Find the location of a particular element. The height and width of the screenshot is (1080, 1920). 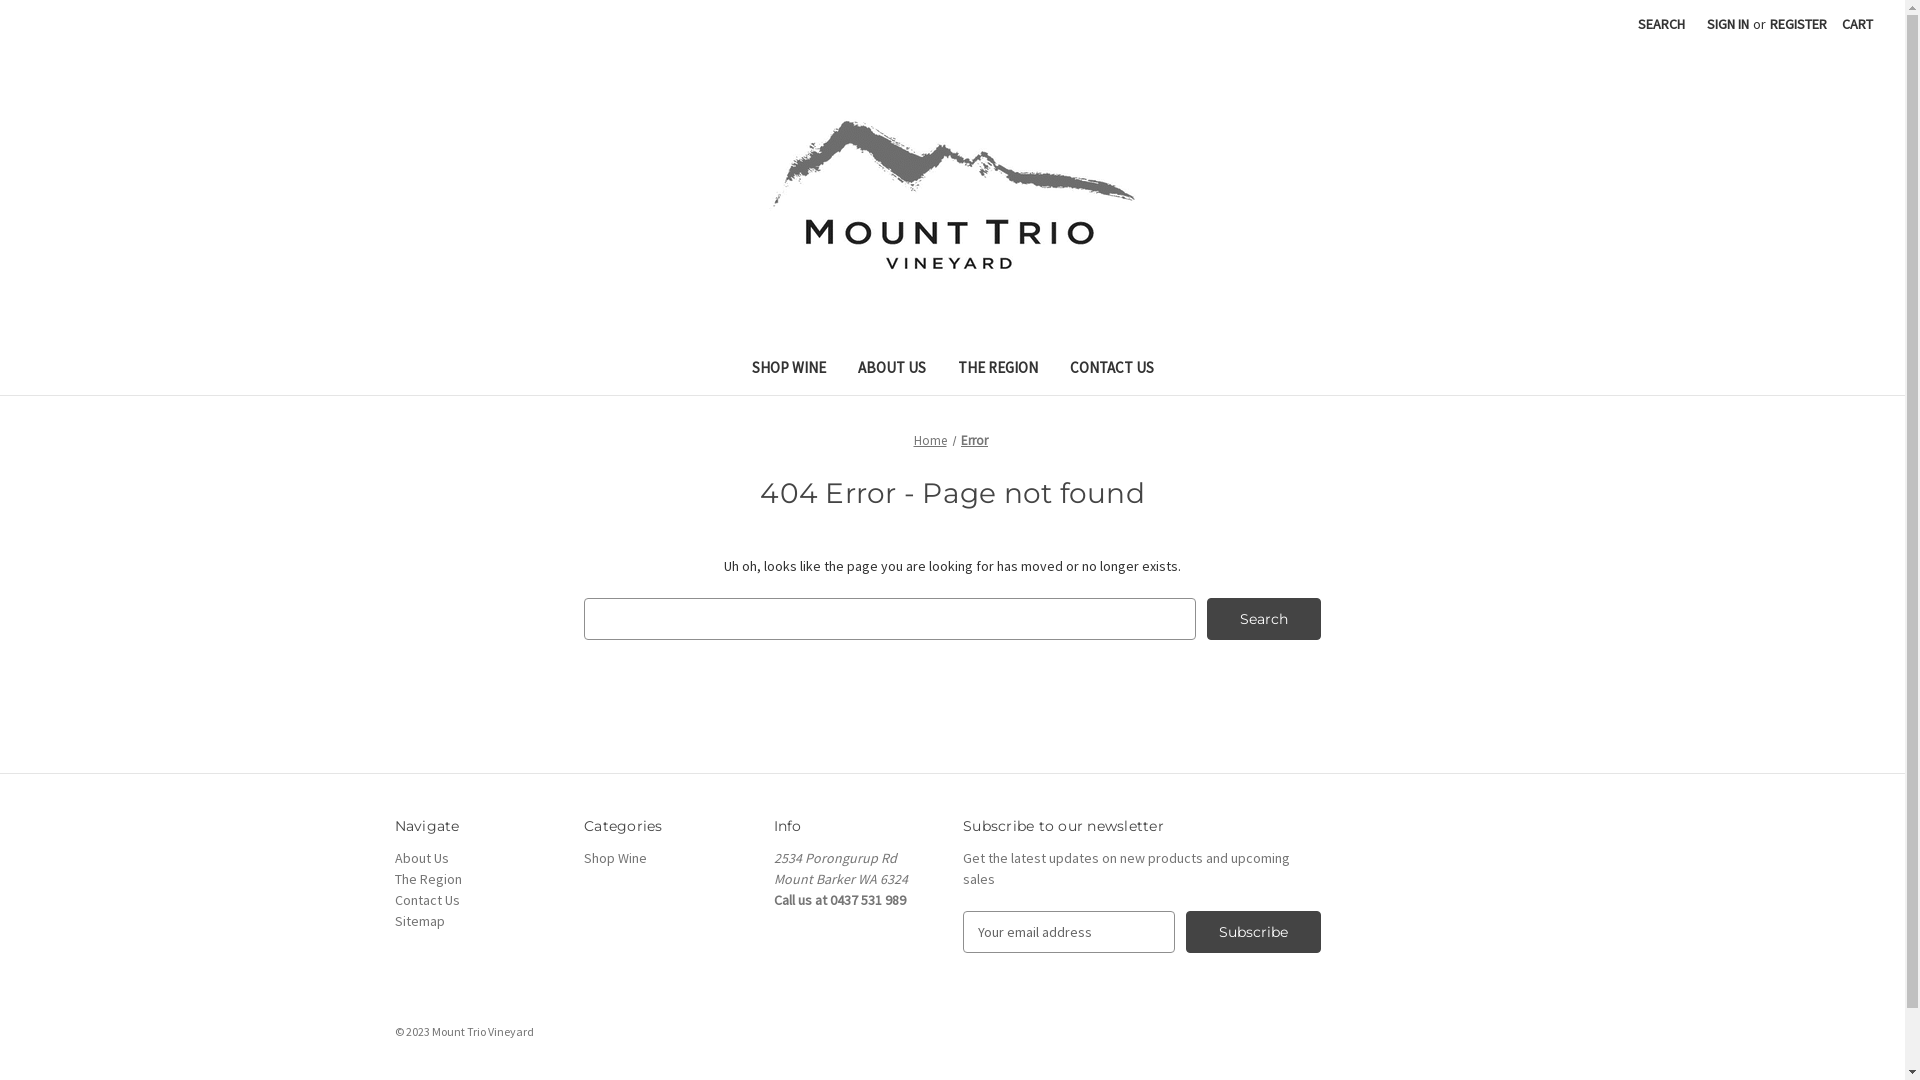

'CONTACT US' is located at coordinates (1111, 370).